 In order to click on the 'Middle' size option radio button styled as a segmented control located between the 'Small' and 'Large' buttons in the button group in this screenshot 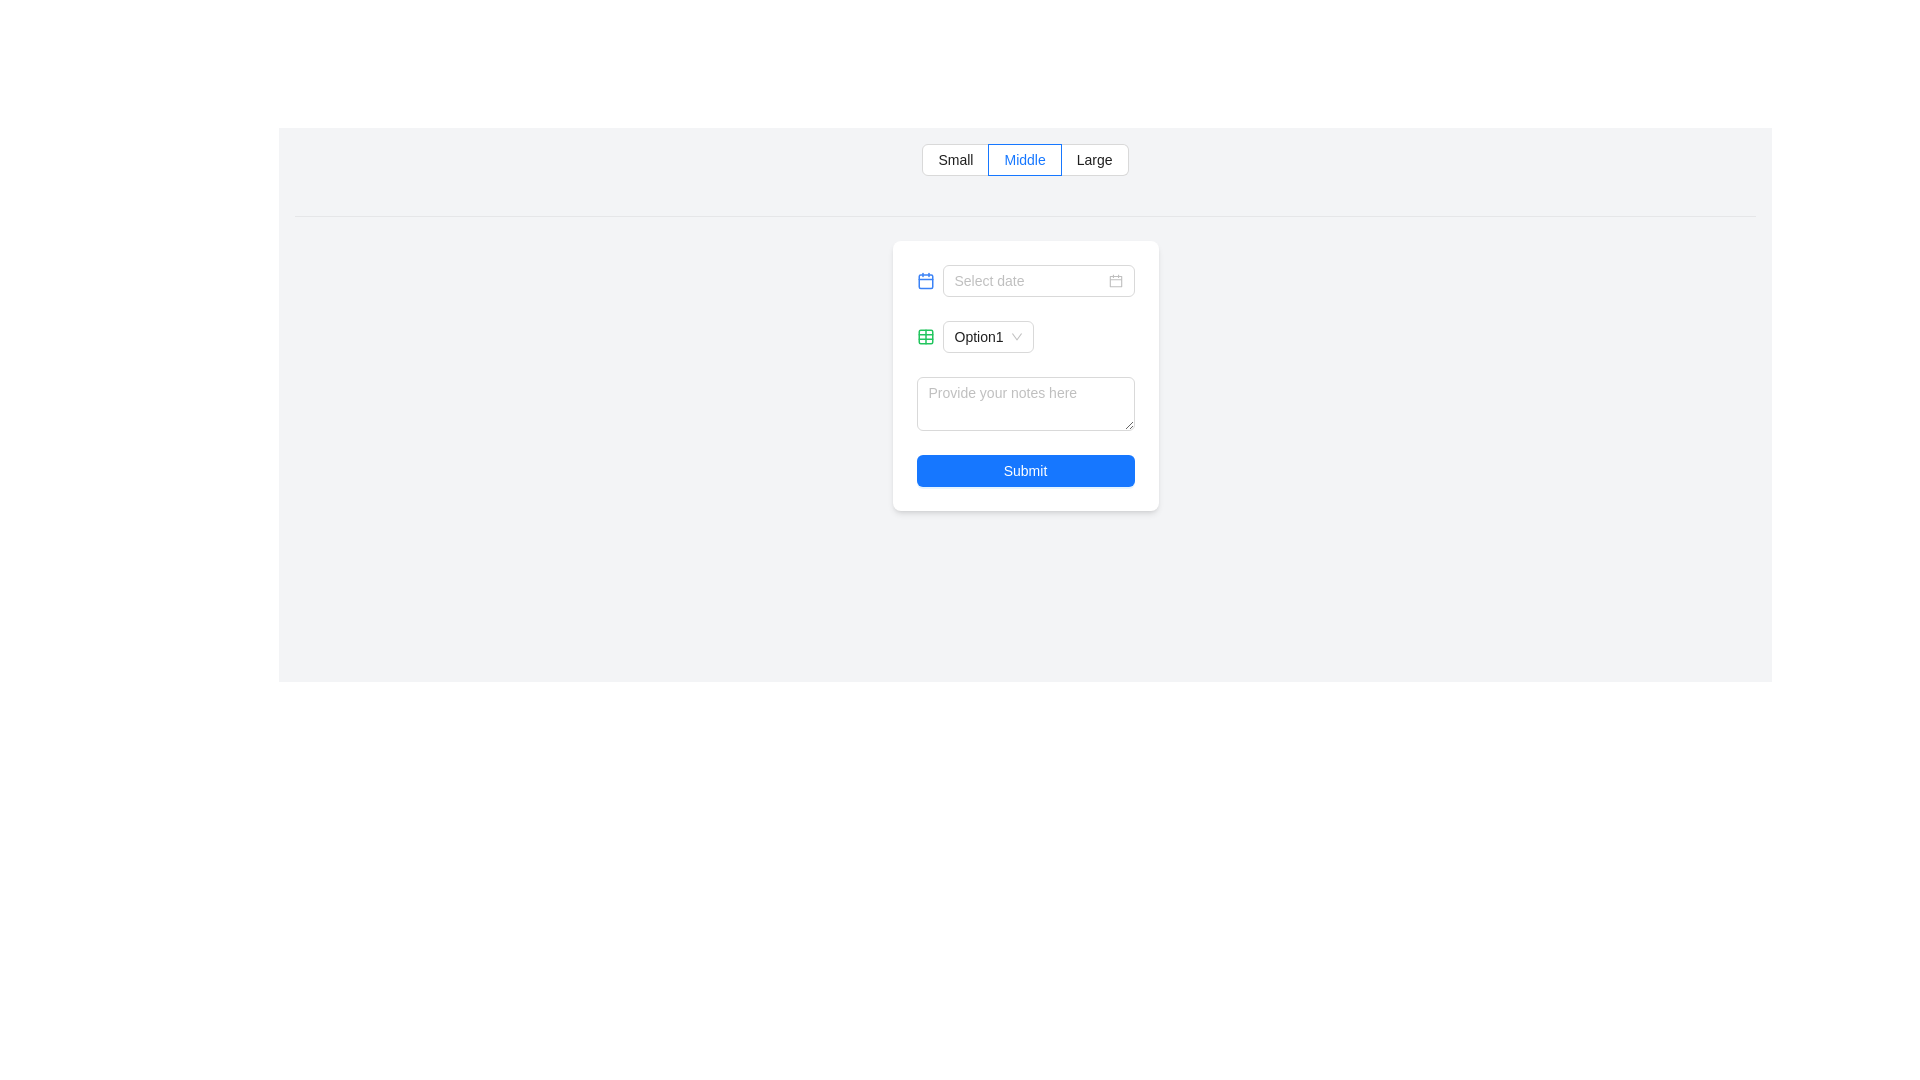, I will do `click(1025, 158)`.